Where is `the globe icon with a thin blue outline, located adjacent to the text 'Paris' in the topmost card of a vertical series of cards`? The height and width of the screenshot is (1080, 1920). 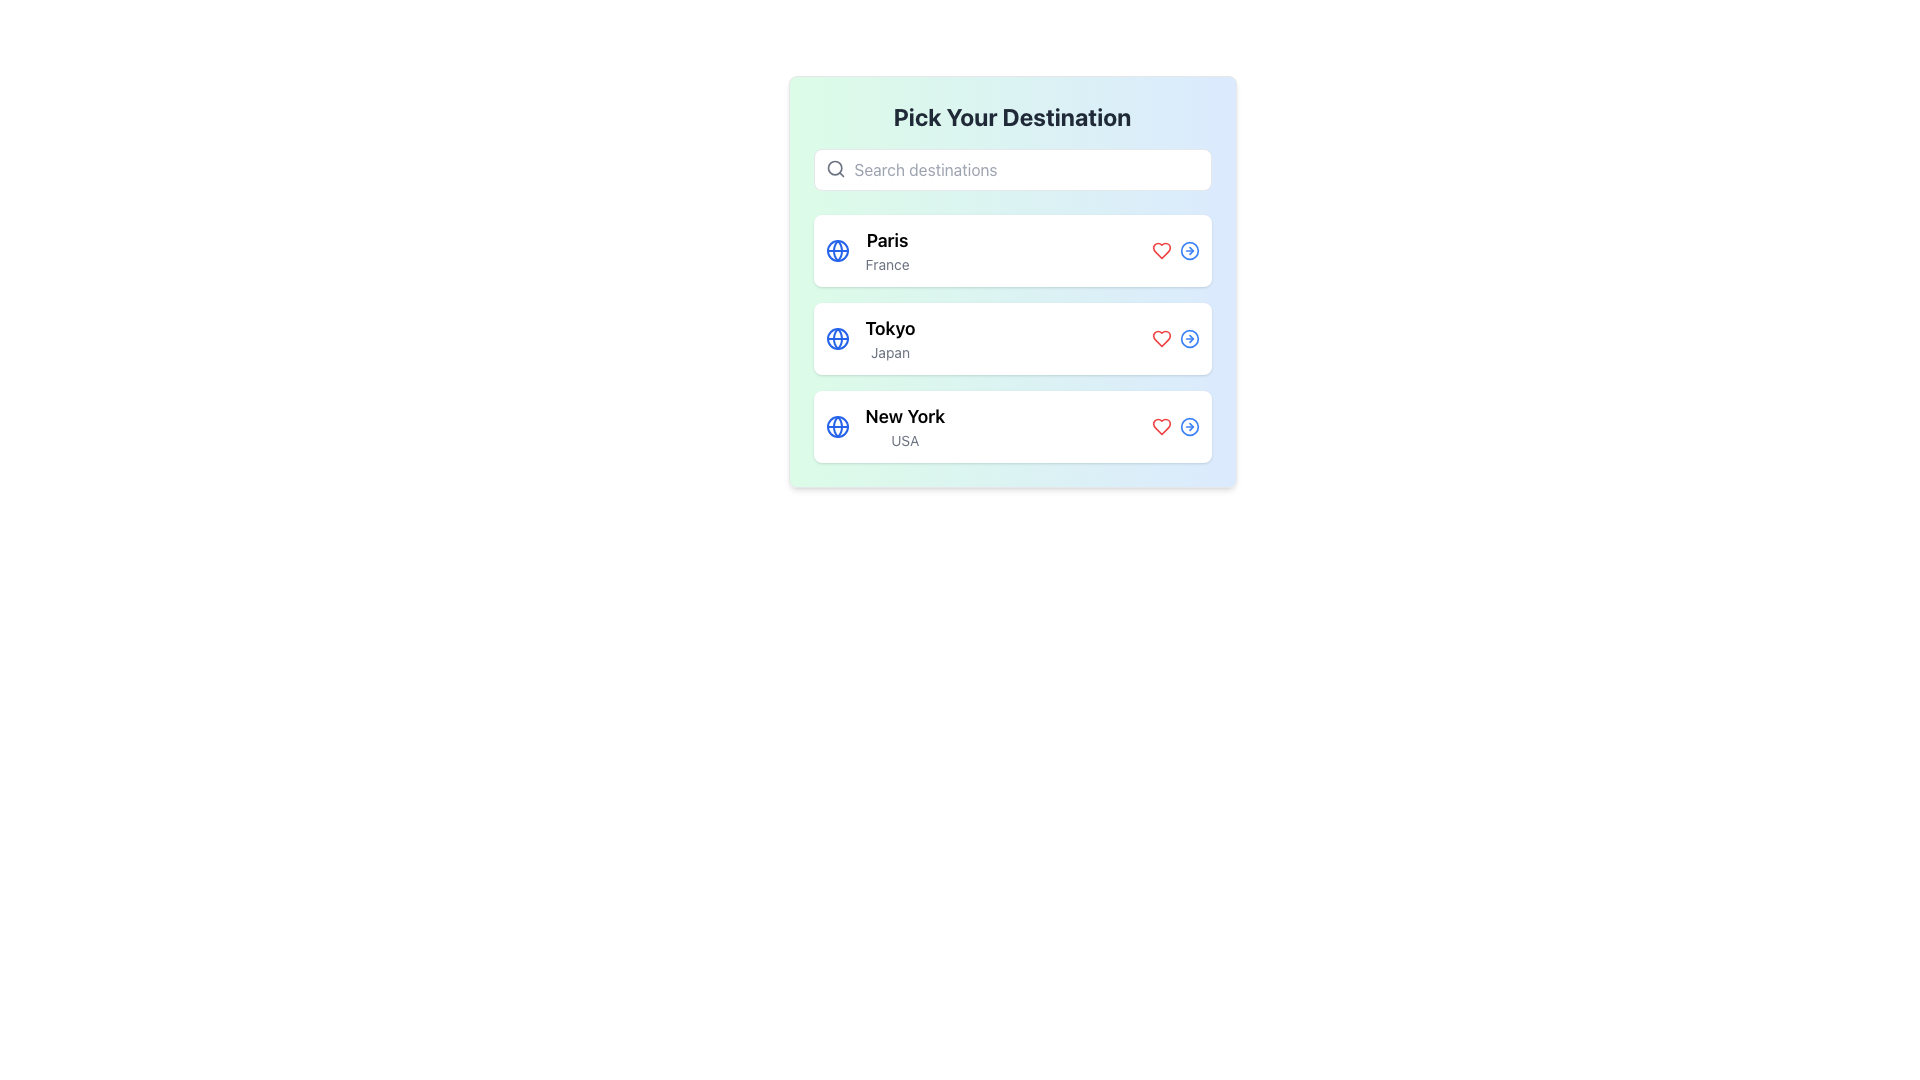
the globe icon with a thin blue outline, located adjacent to the text 'Paris' in the topmost card of a vertical series of cards is located at coordinates (837, 249).